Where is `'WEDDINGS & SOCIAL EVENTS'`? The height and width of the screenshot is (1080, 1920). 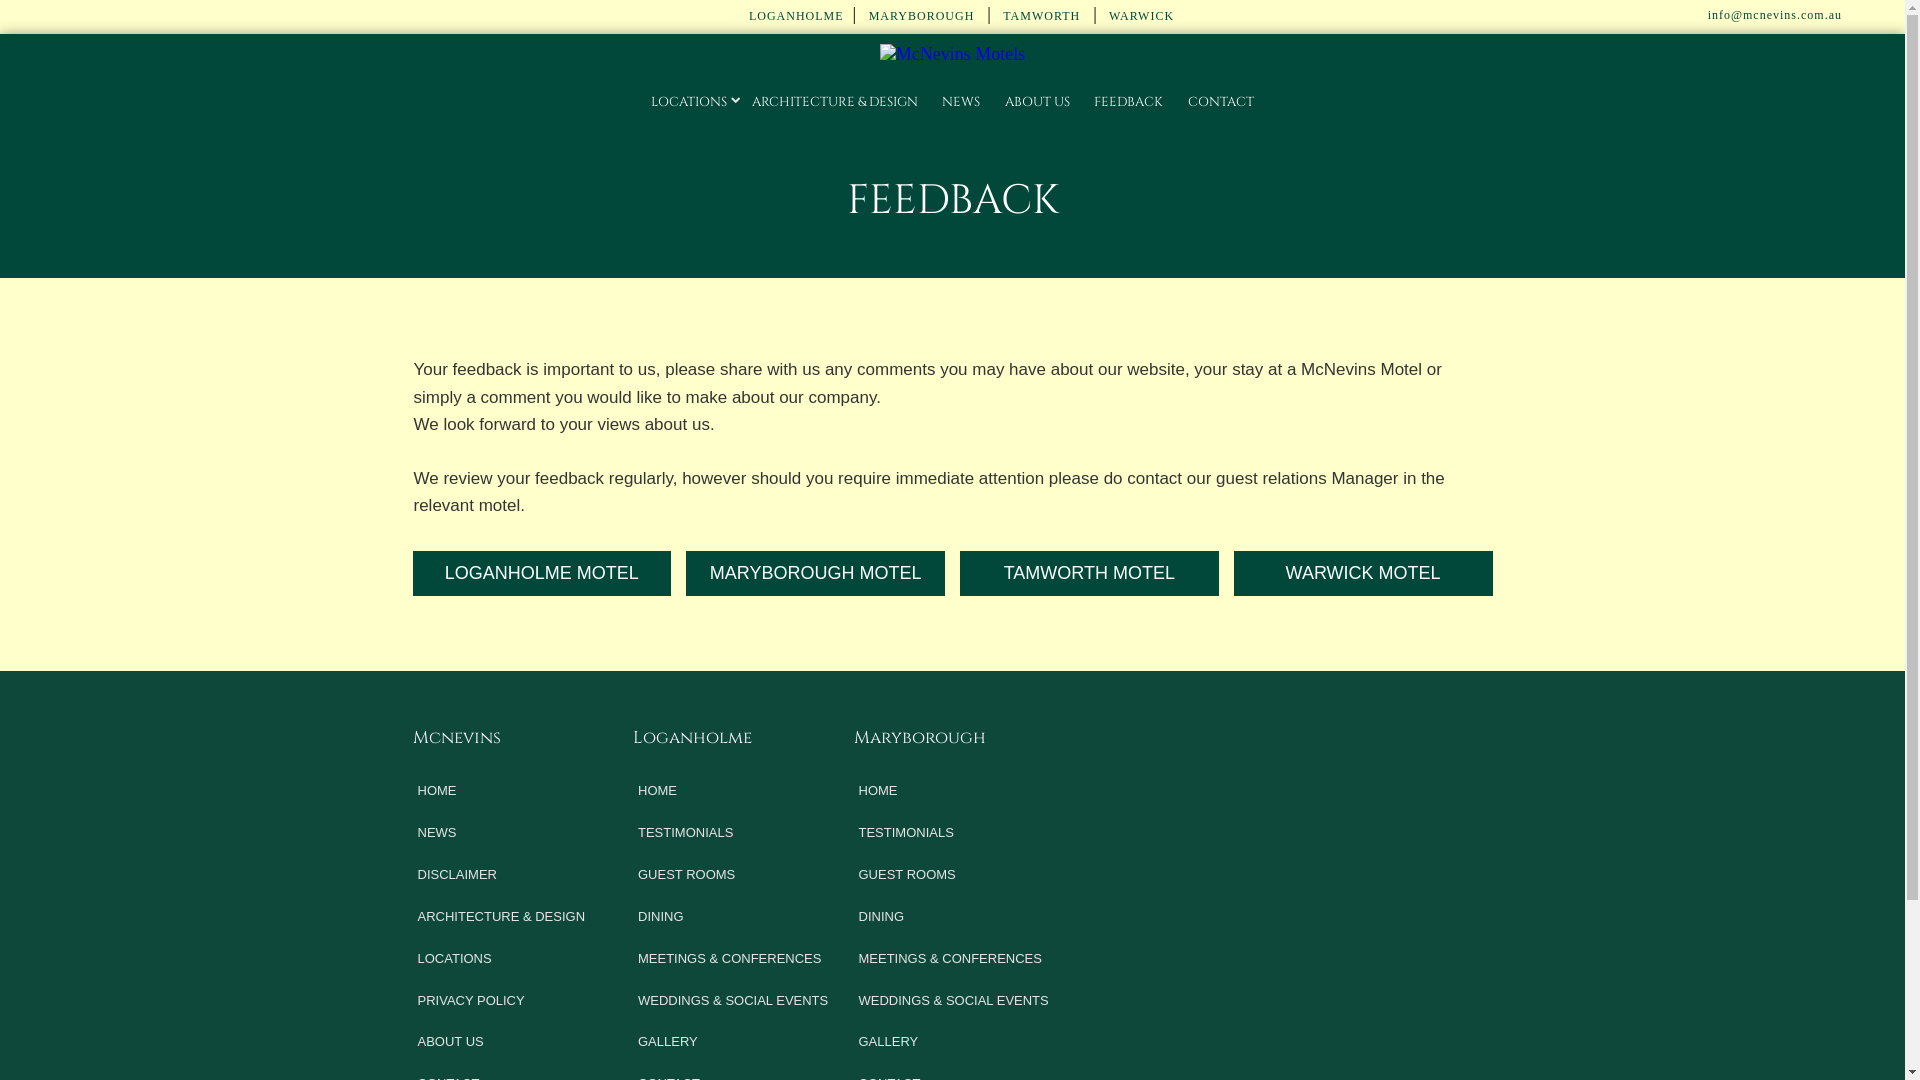 'WEDDINGS & SOCIAL EVENTS' is located at coordinates (854, 1001).